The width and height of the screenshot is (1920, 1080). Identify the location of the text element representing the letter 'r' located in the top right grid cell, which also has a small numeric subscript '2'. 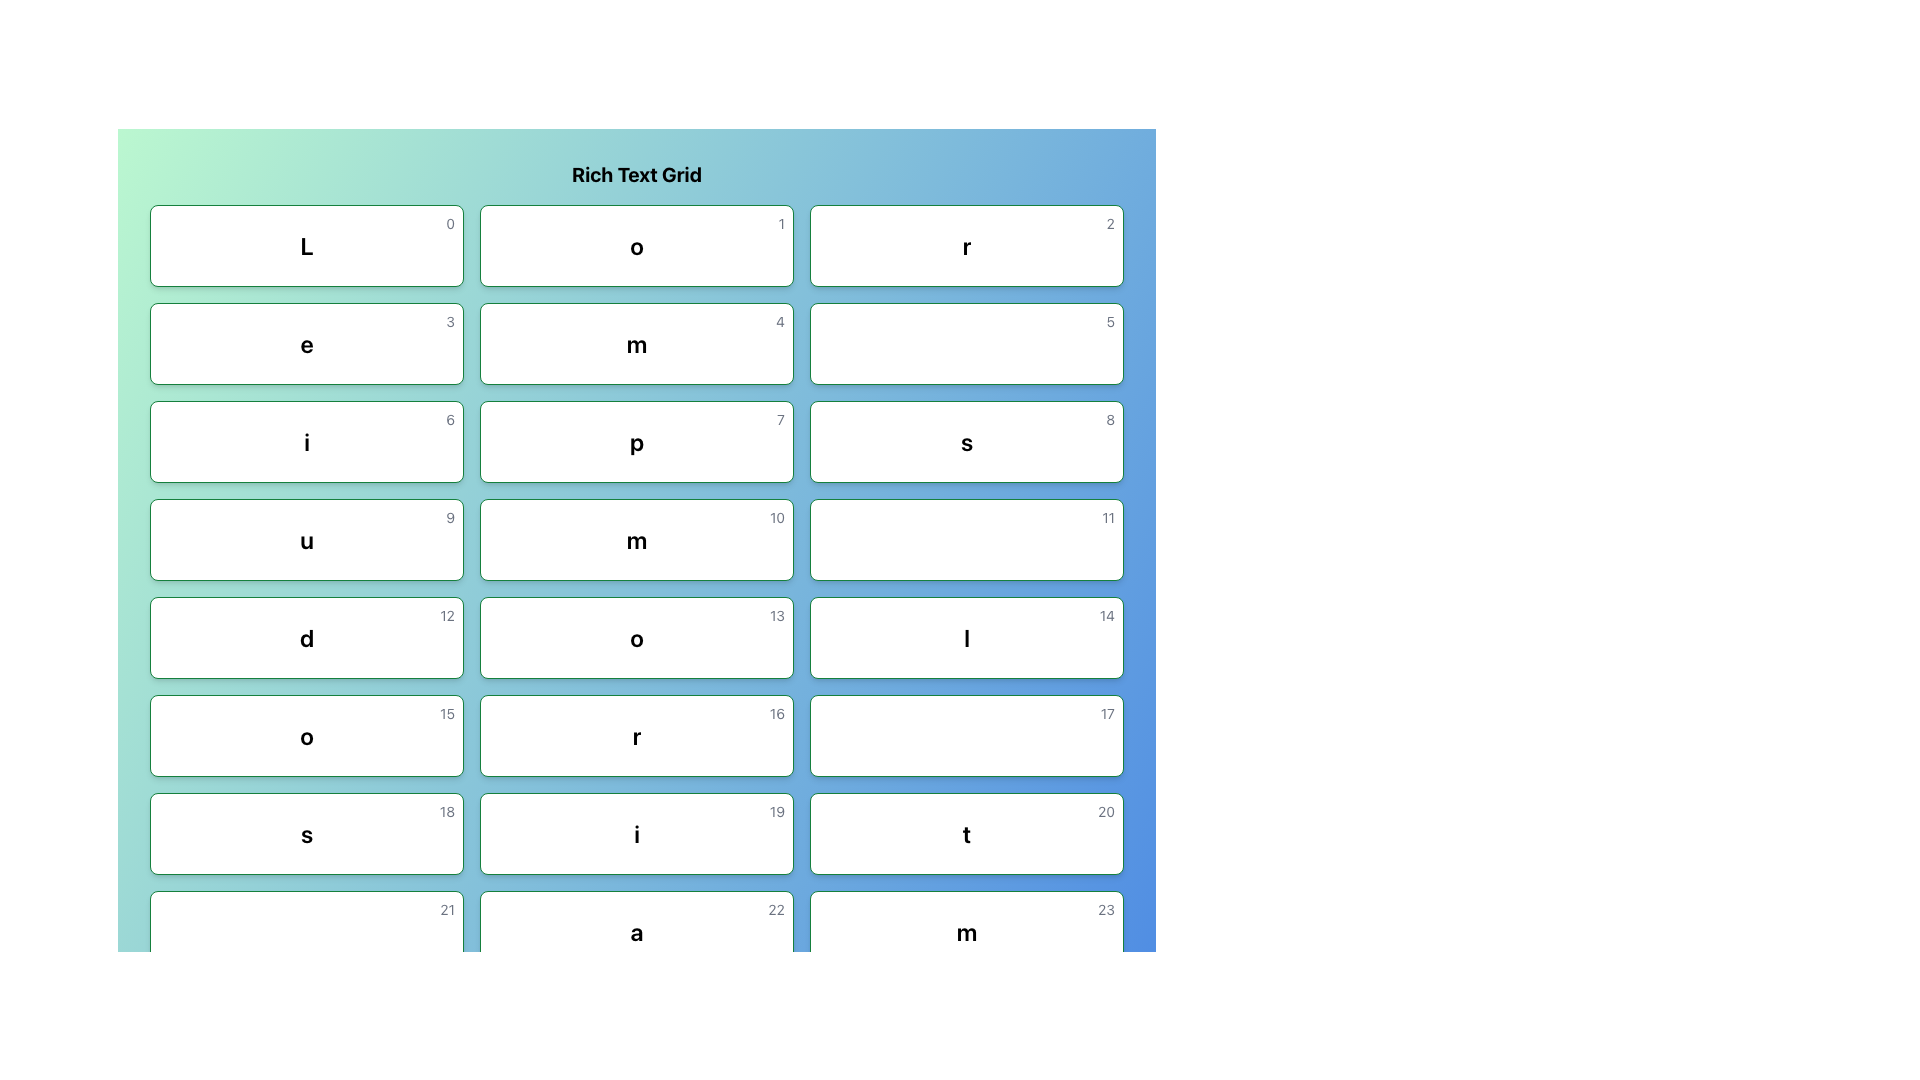
(966, 245).